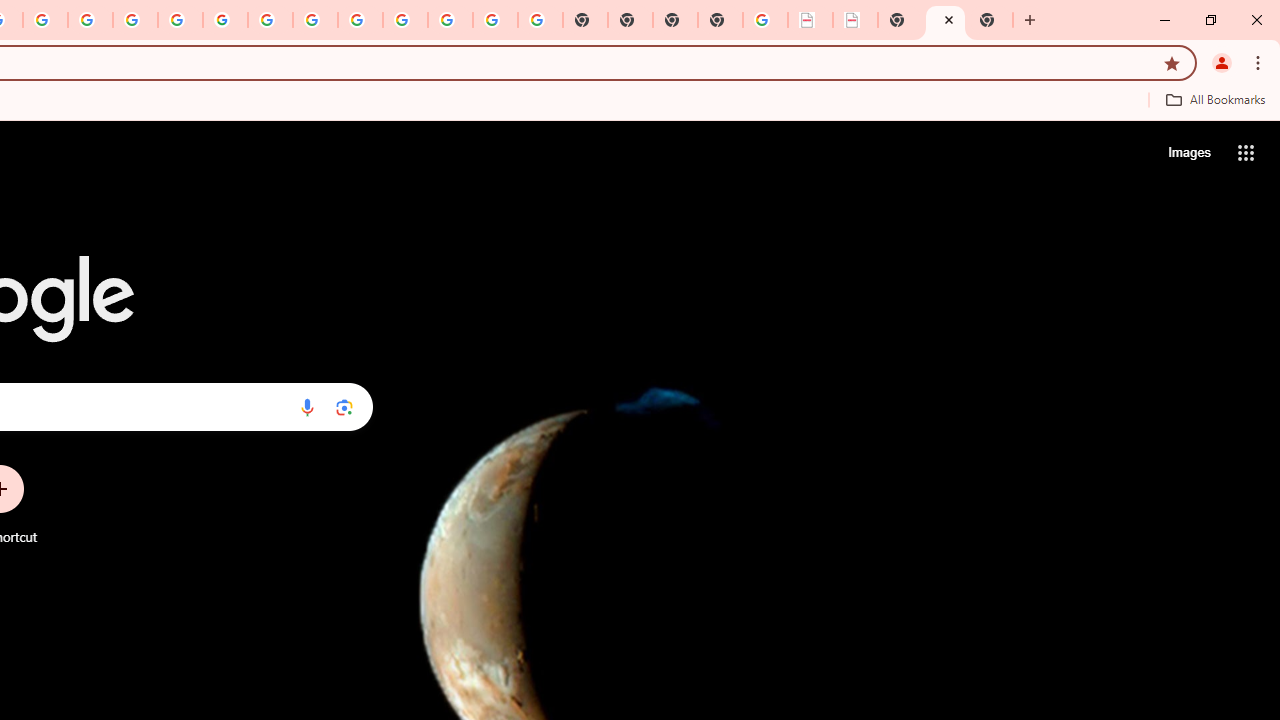  What do you see at coordinates (89, 20) in the screenshot?
I see `'Privacy Help Center - Policies Help'` at bounding box center [89, 20].